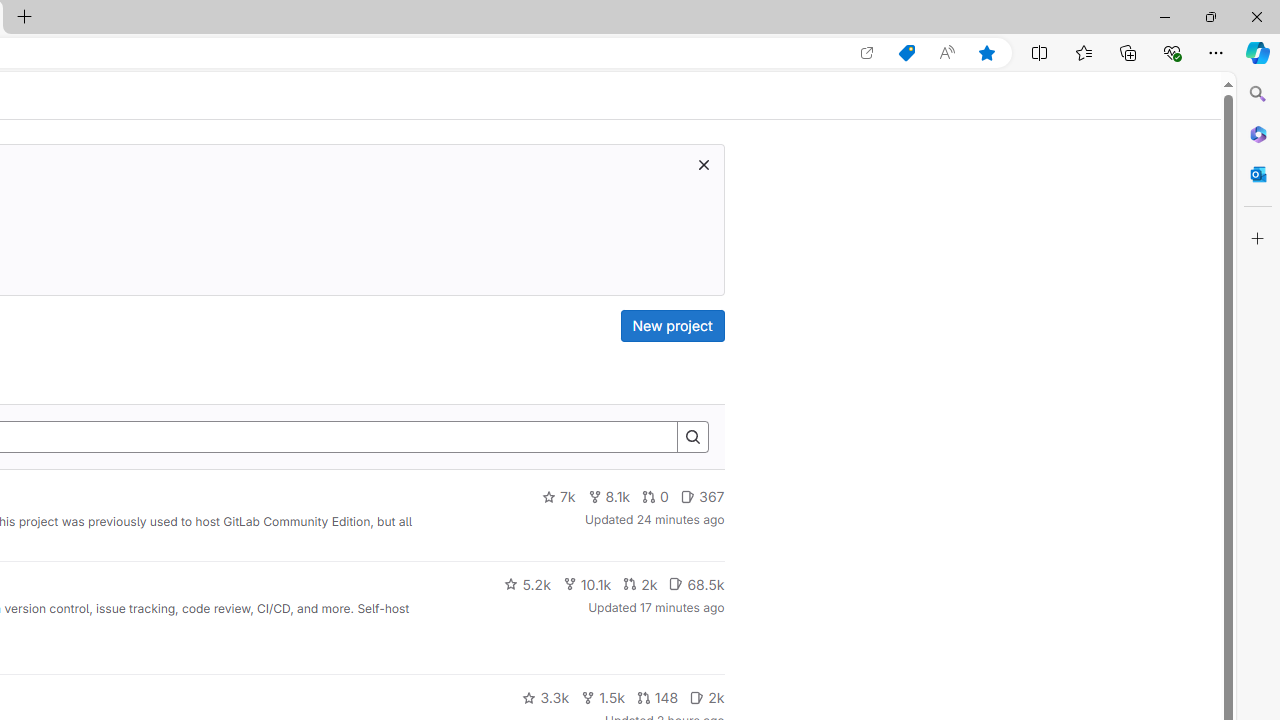 This screenshot has height=720, width=1280. Describe the element at coordinates (707, 697) in the screenshot. I see `'2k'` at that location.